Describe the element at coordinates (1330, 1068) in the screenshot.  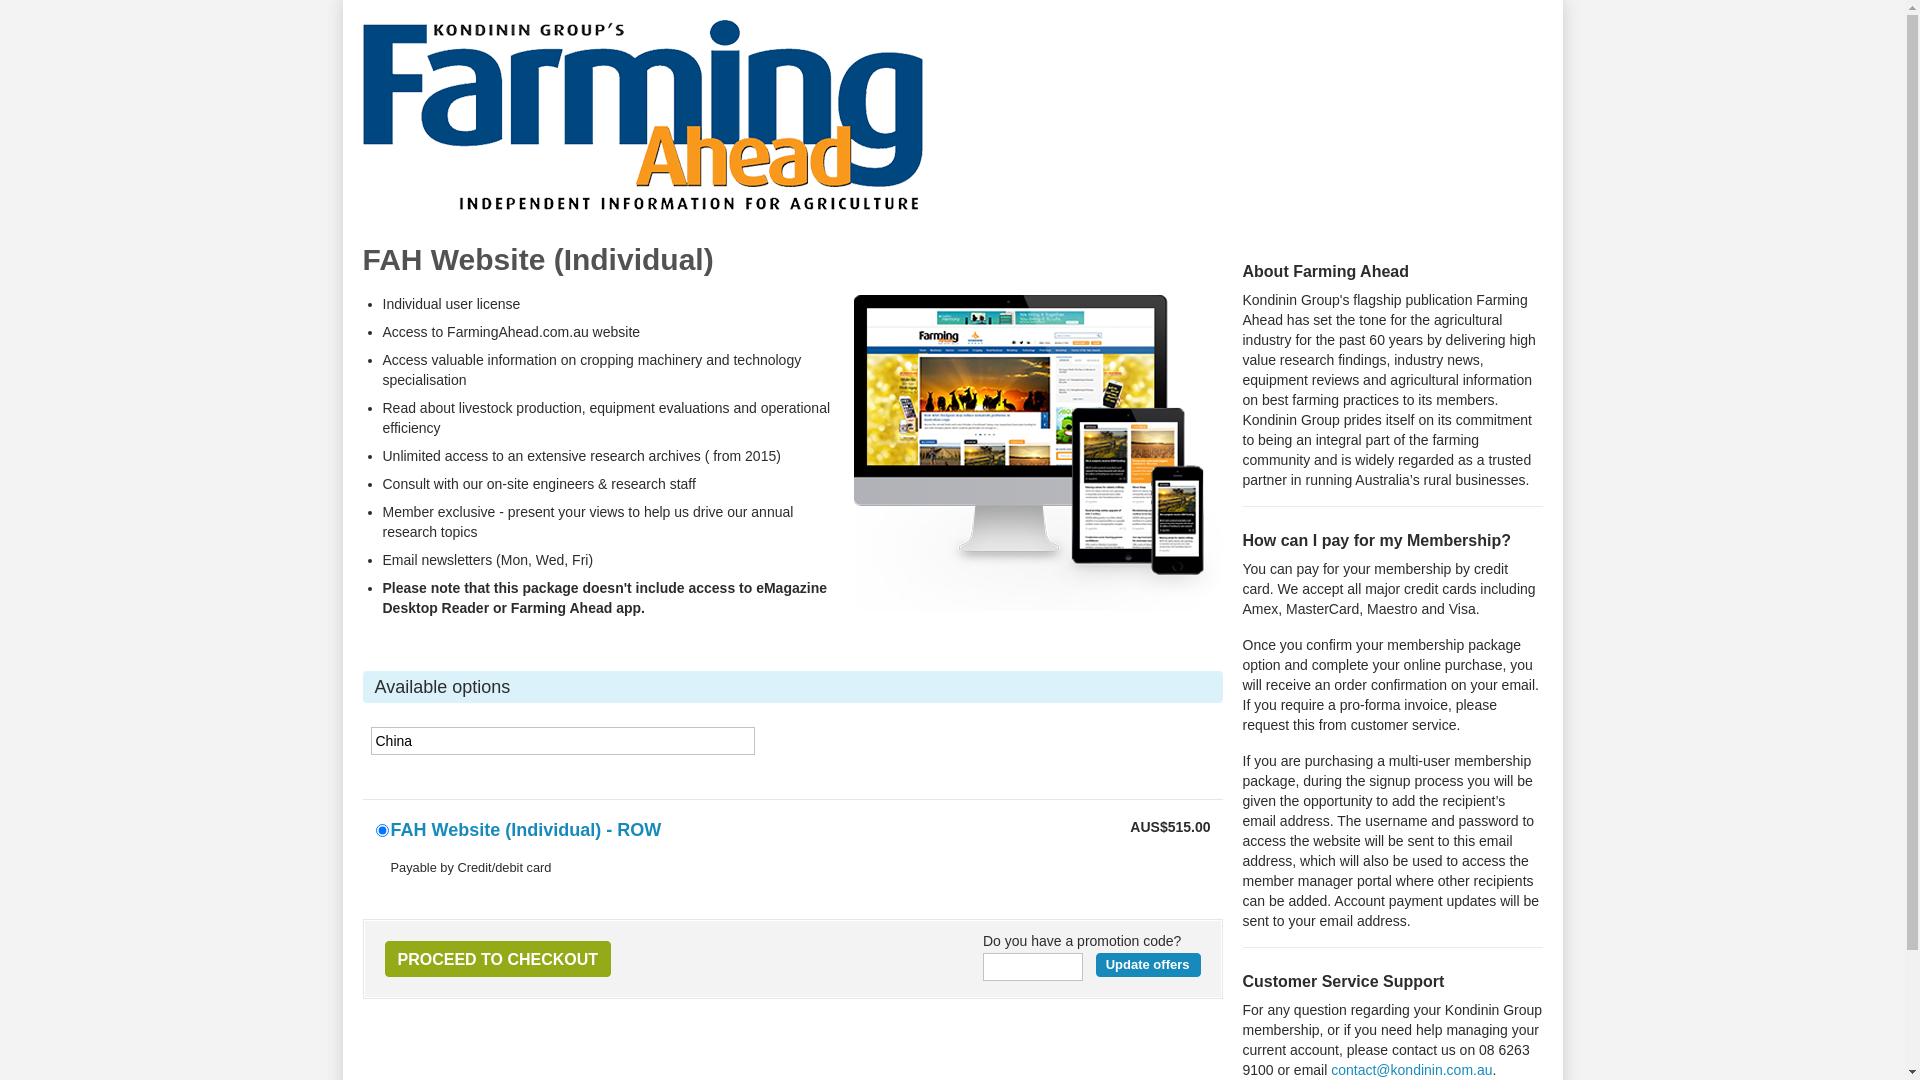
I see `'contact@kondinin.com.au'` at that location.